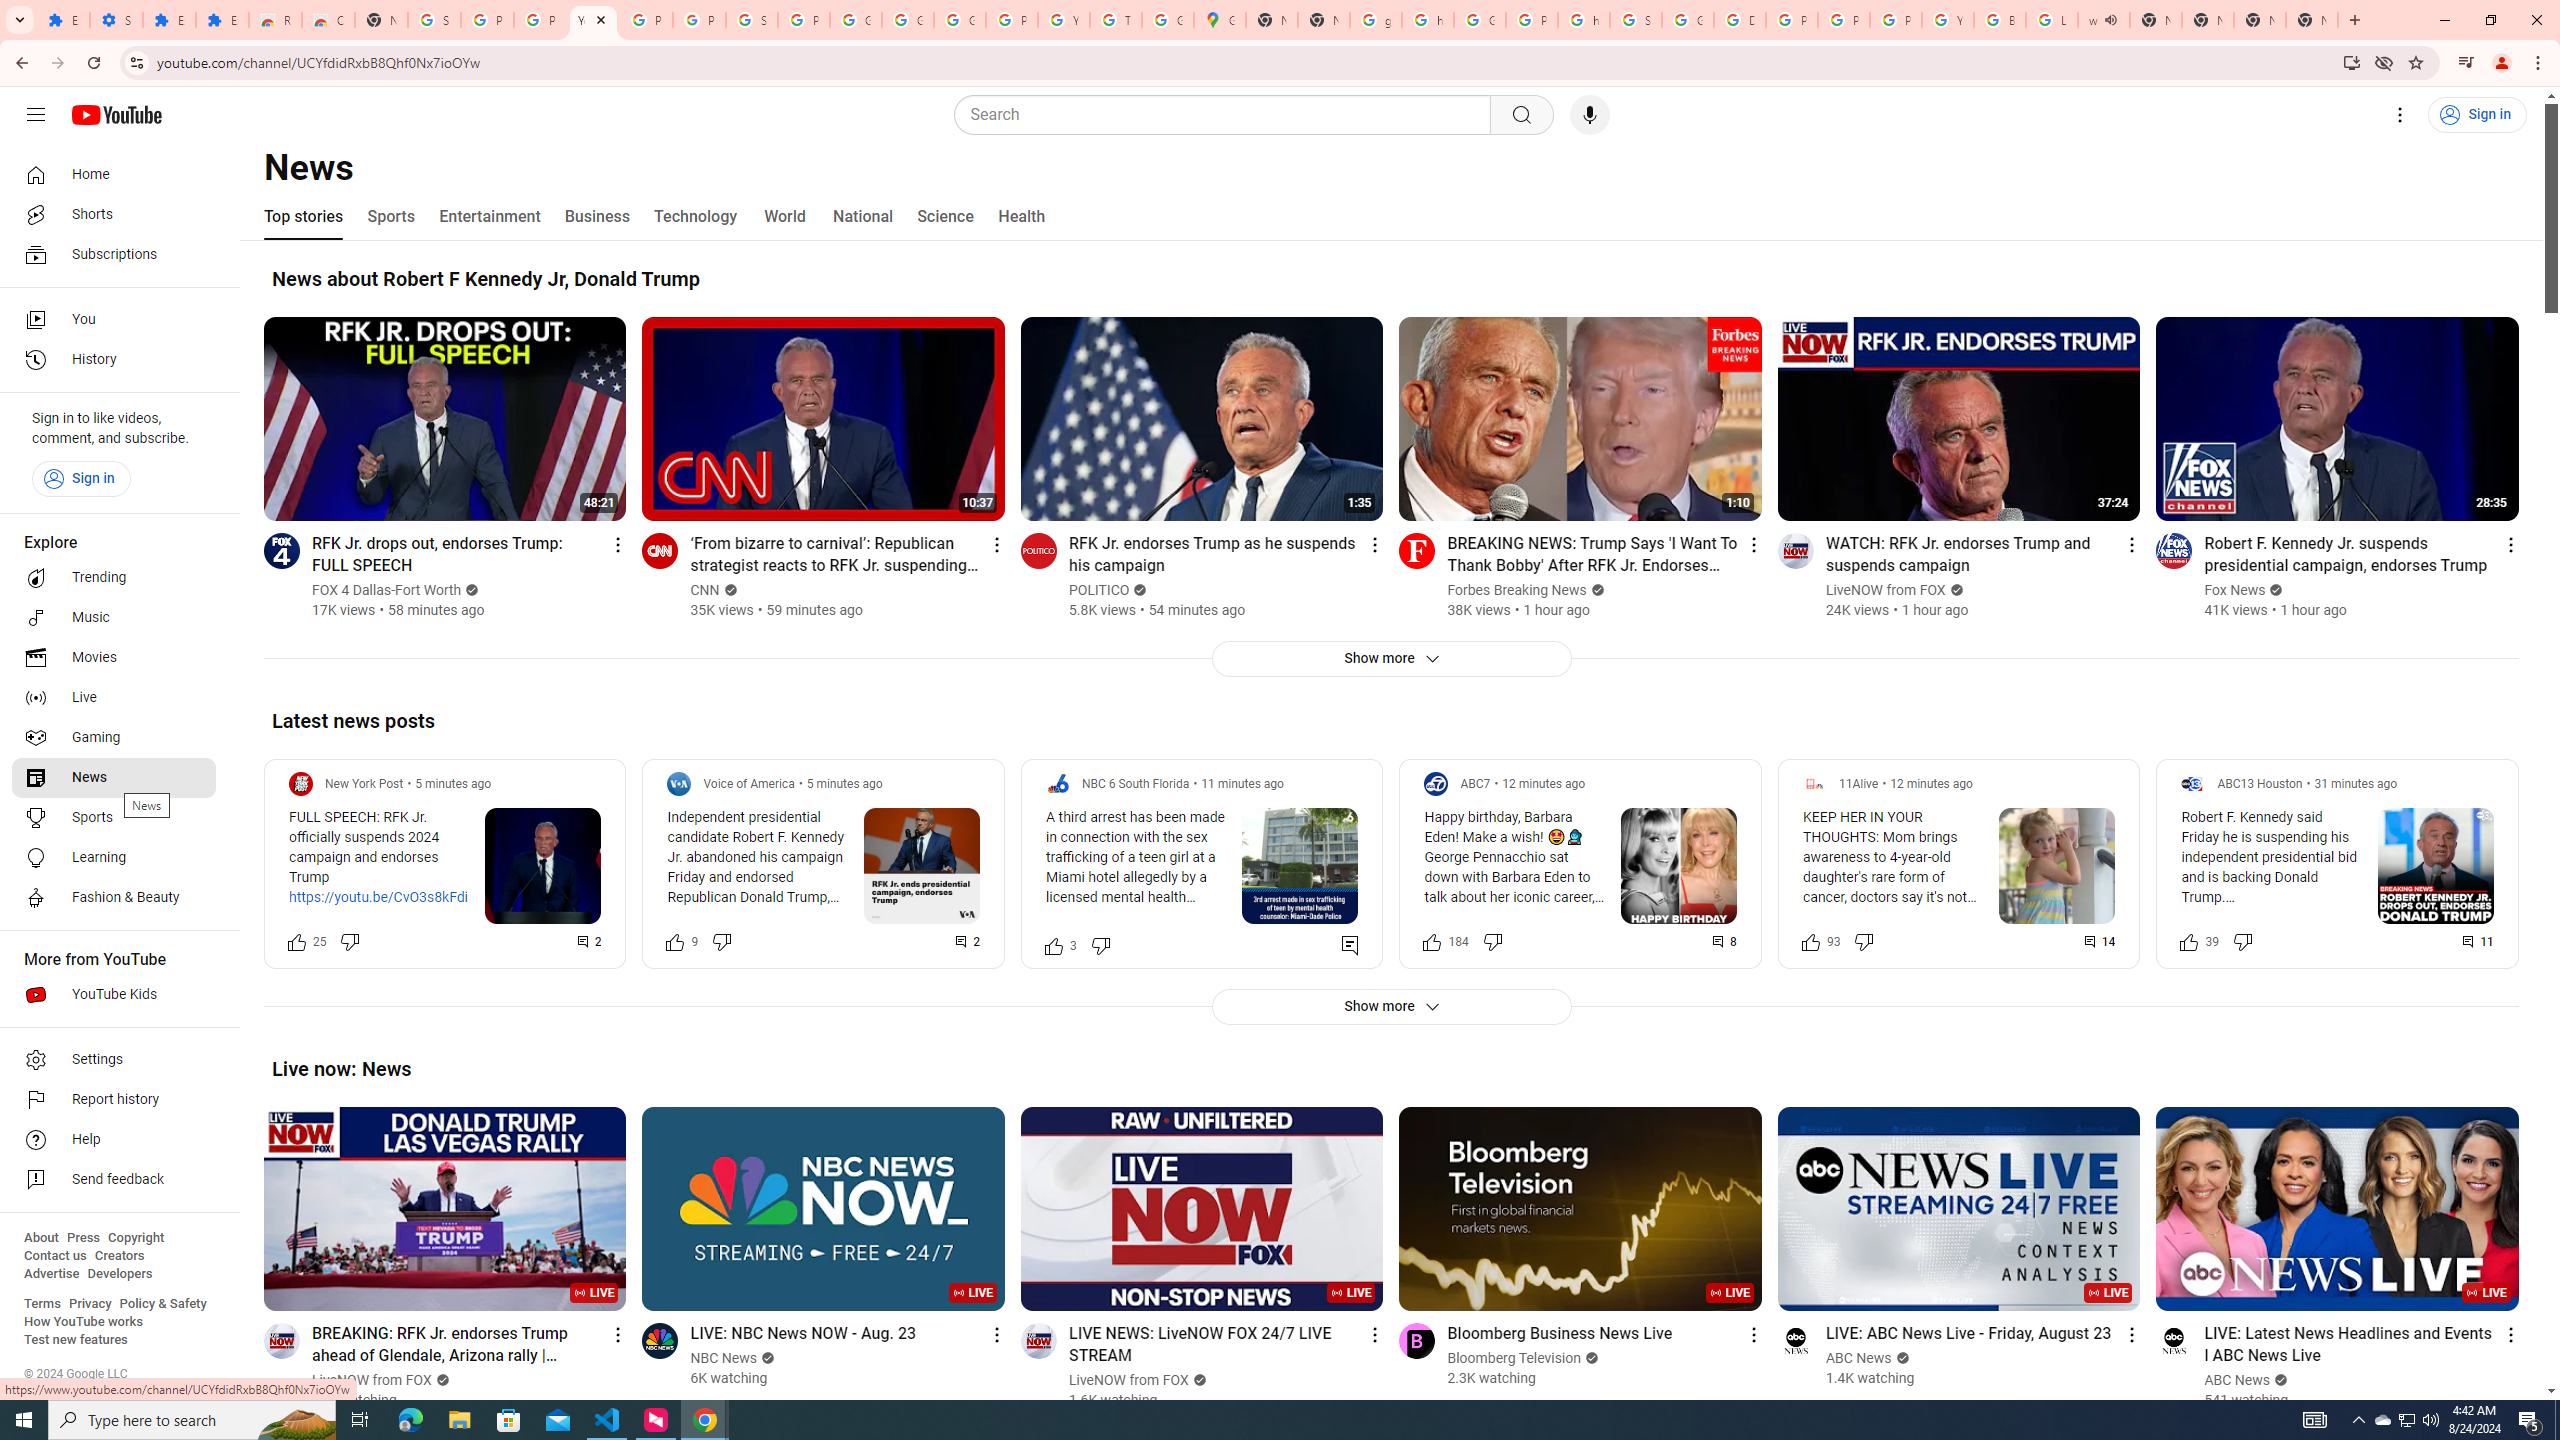 The image size is (2560, 1440). Describe the element at coordinates (1513, 1357) in the screenshot. I see `'Bloomberg Television'` at that location.